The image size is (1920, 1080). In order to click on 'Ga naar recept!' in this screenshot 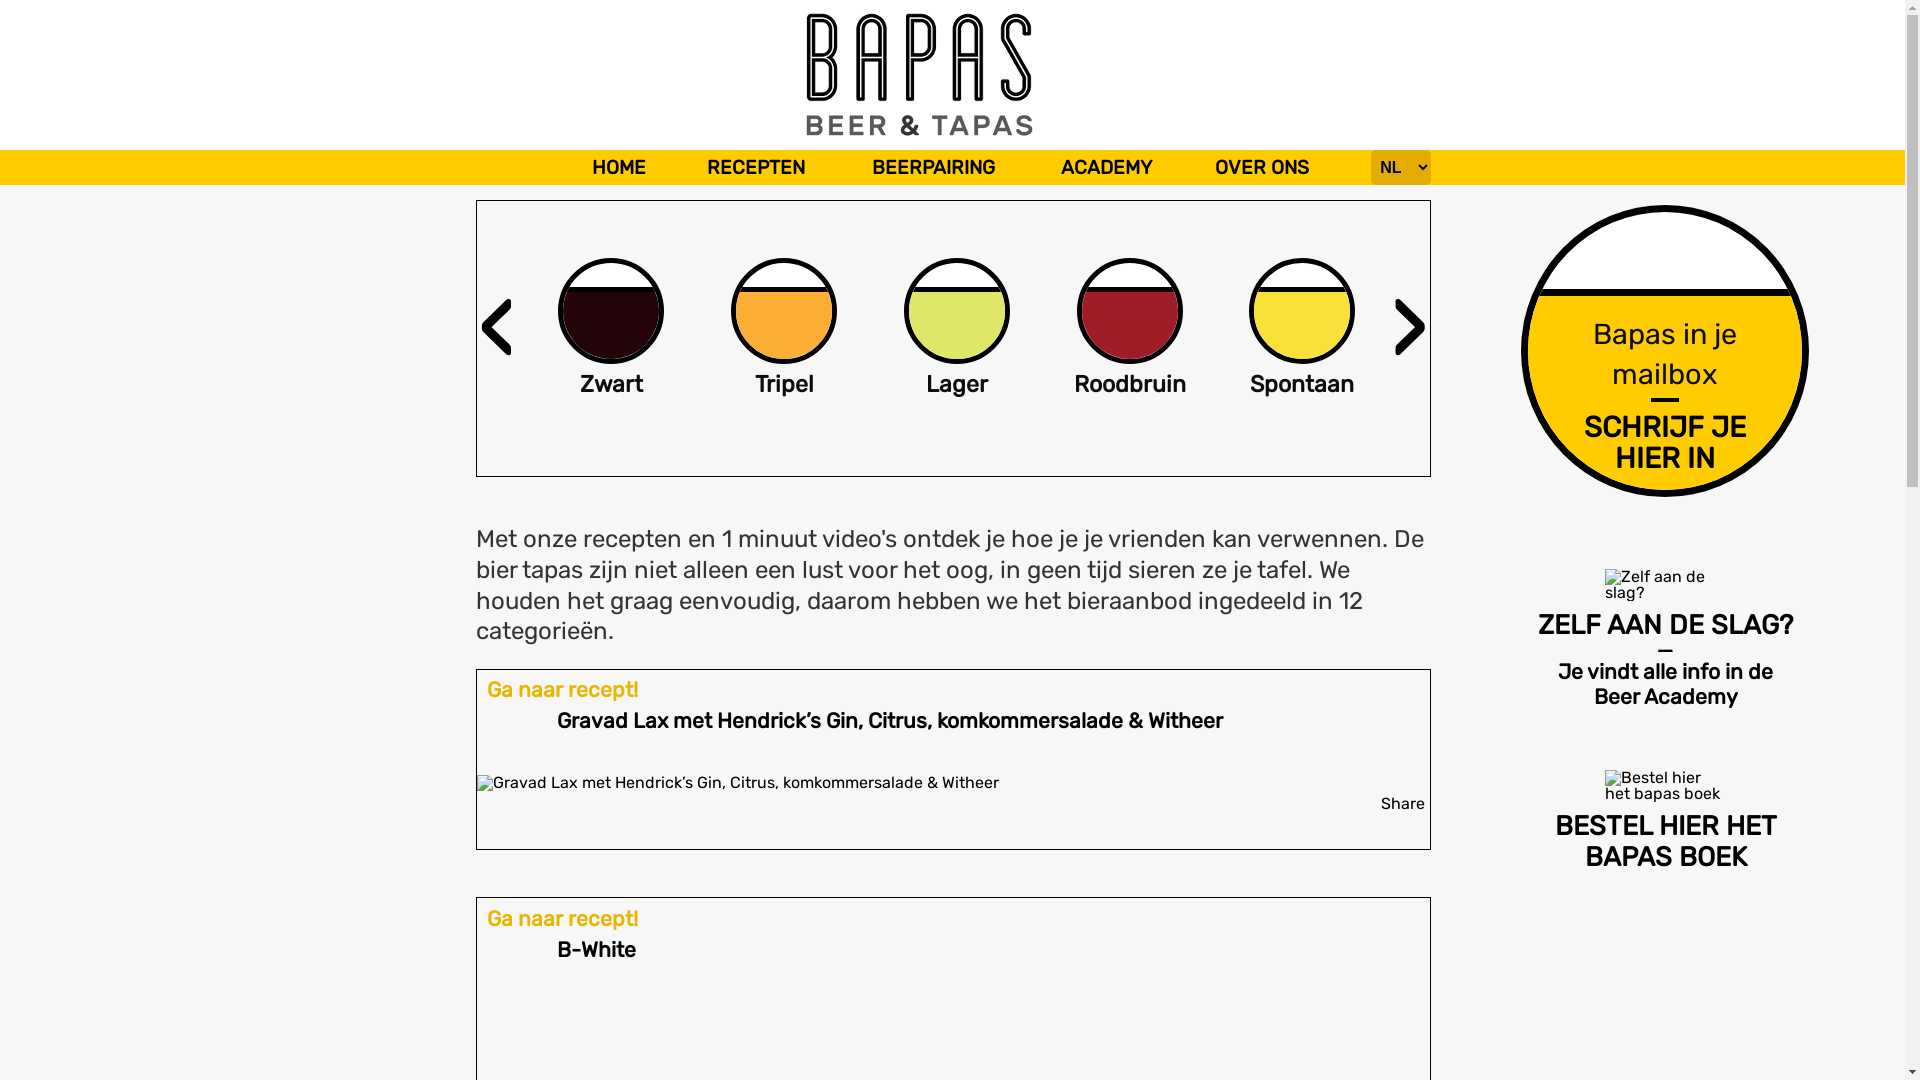, I will do `click(561, 688)`.